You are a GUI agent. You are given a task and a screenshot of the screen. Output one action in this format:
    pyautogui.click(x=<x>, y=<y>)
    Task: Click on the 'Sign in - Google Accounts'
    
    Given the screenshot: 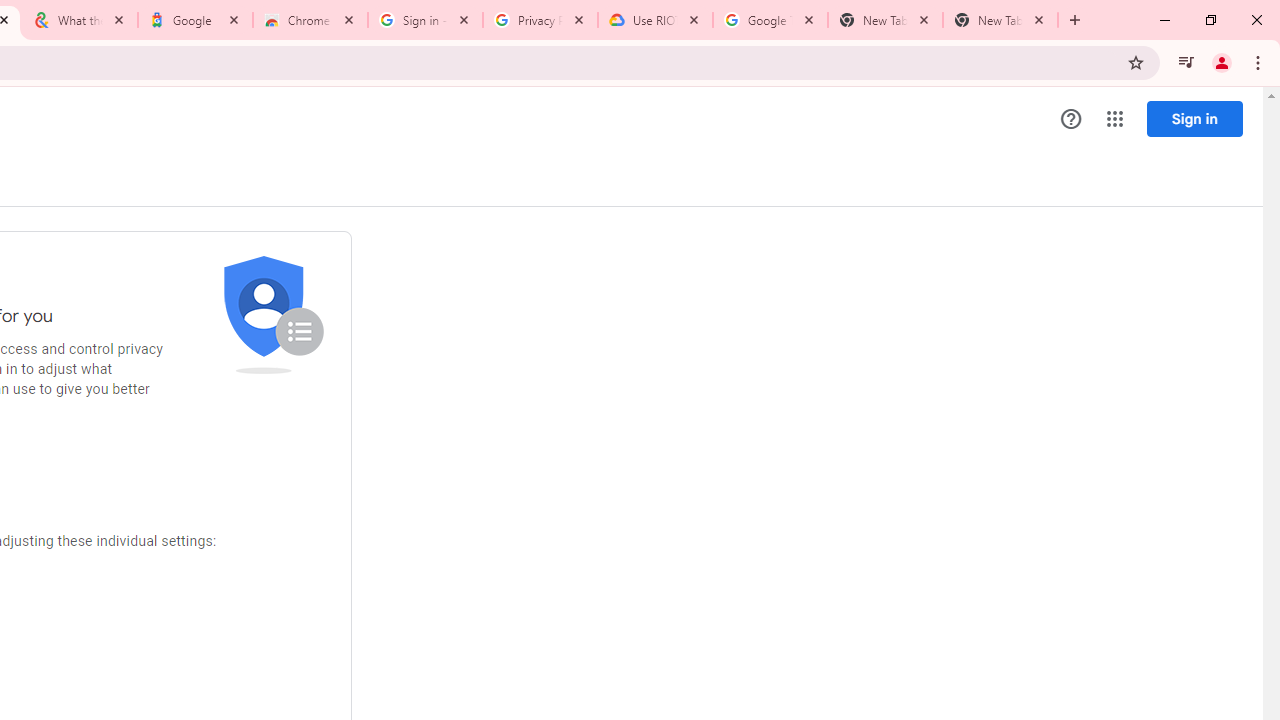 What is the action you would take?
    pyautogui.click(x=423, y=20)
    